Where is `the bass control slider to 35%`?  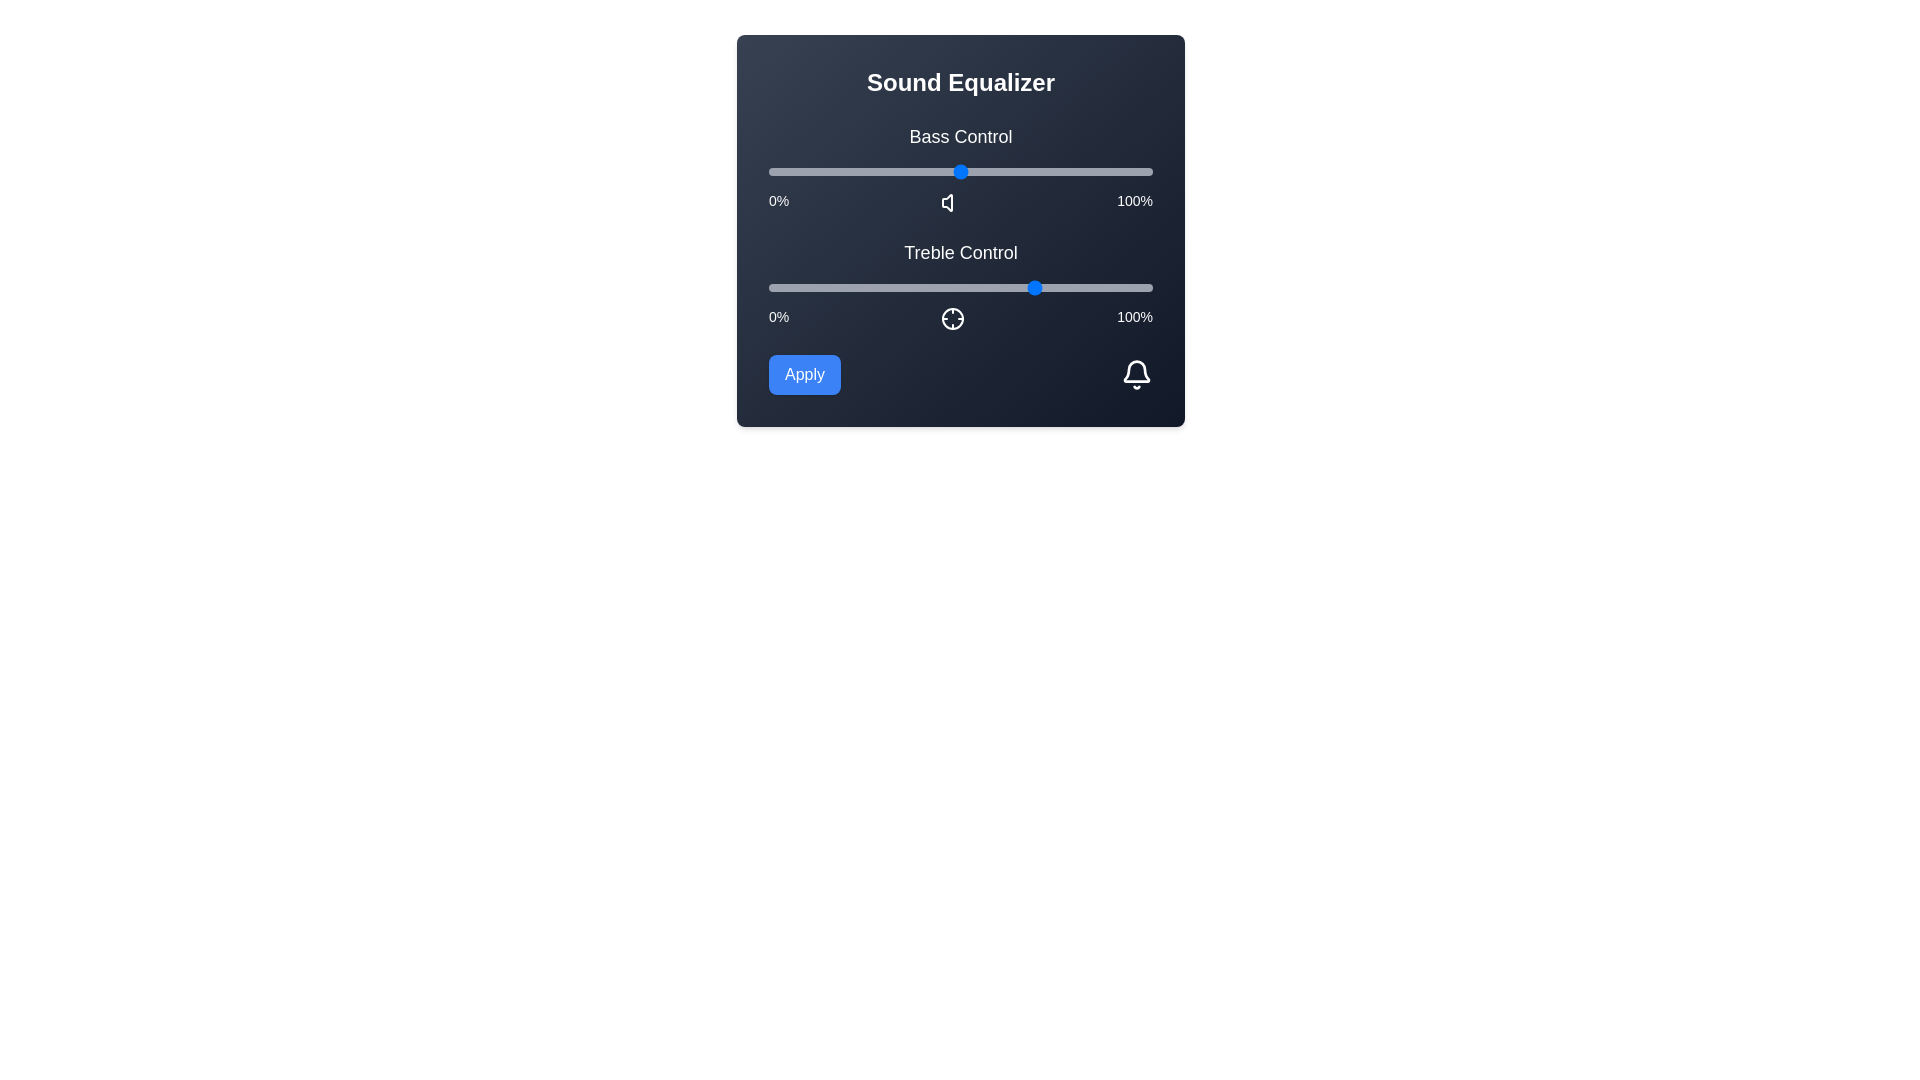 the bass control slider to 35% is located at coordinates (902, 171).